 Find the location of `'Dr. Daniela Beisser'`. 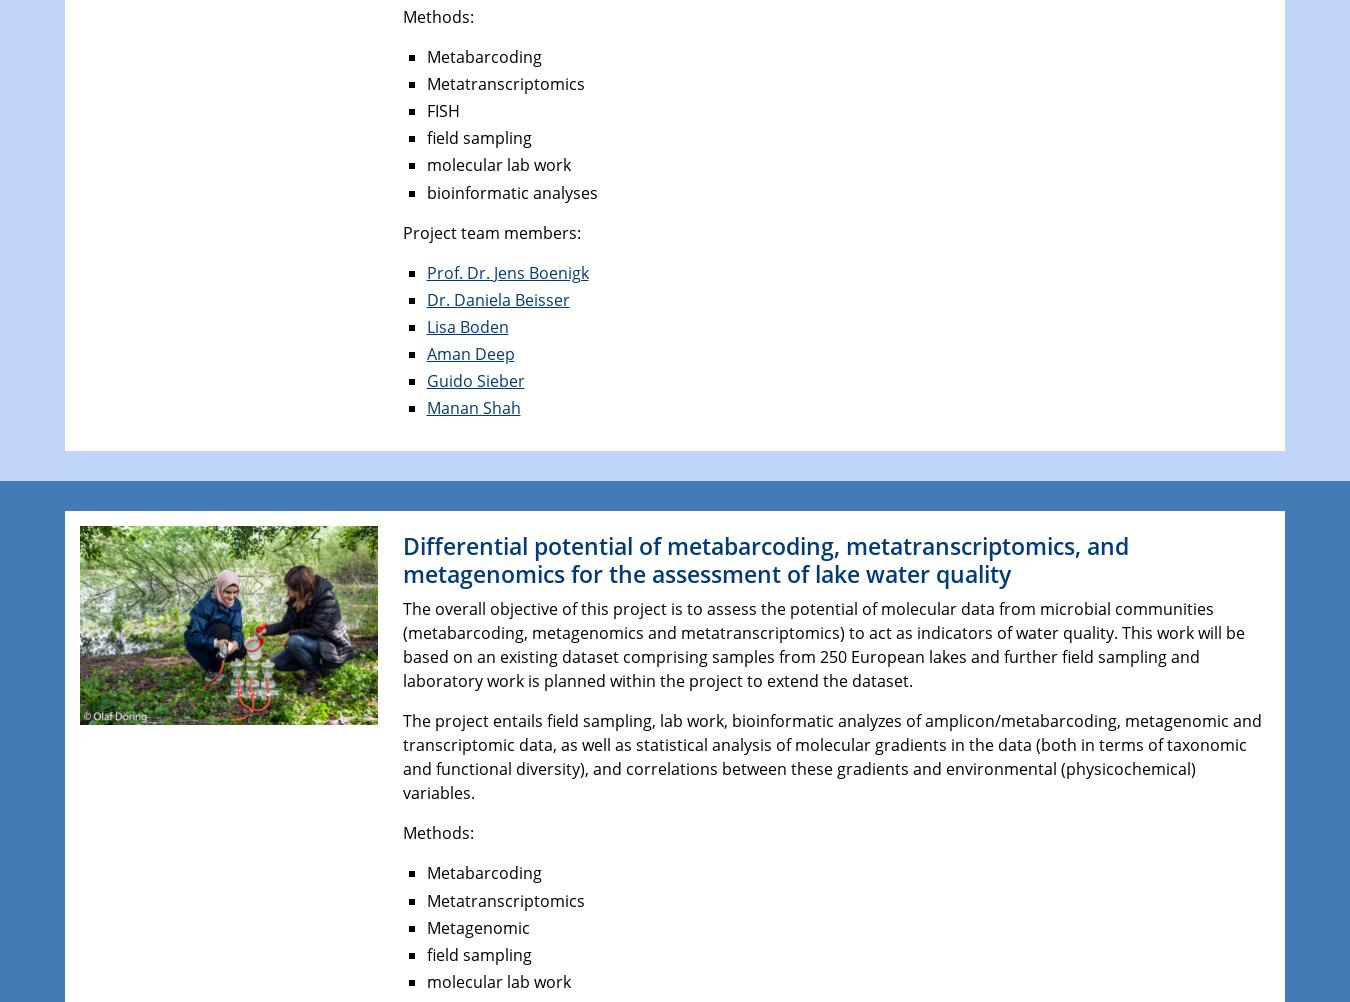

'Dr. Daniela Beisser' is located at coordinates (496, 297).